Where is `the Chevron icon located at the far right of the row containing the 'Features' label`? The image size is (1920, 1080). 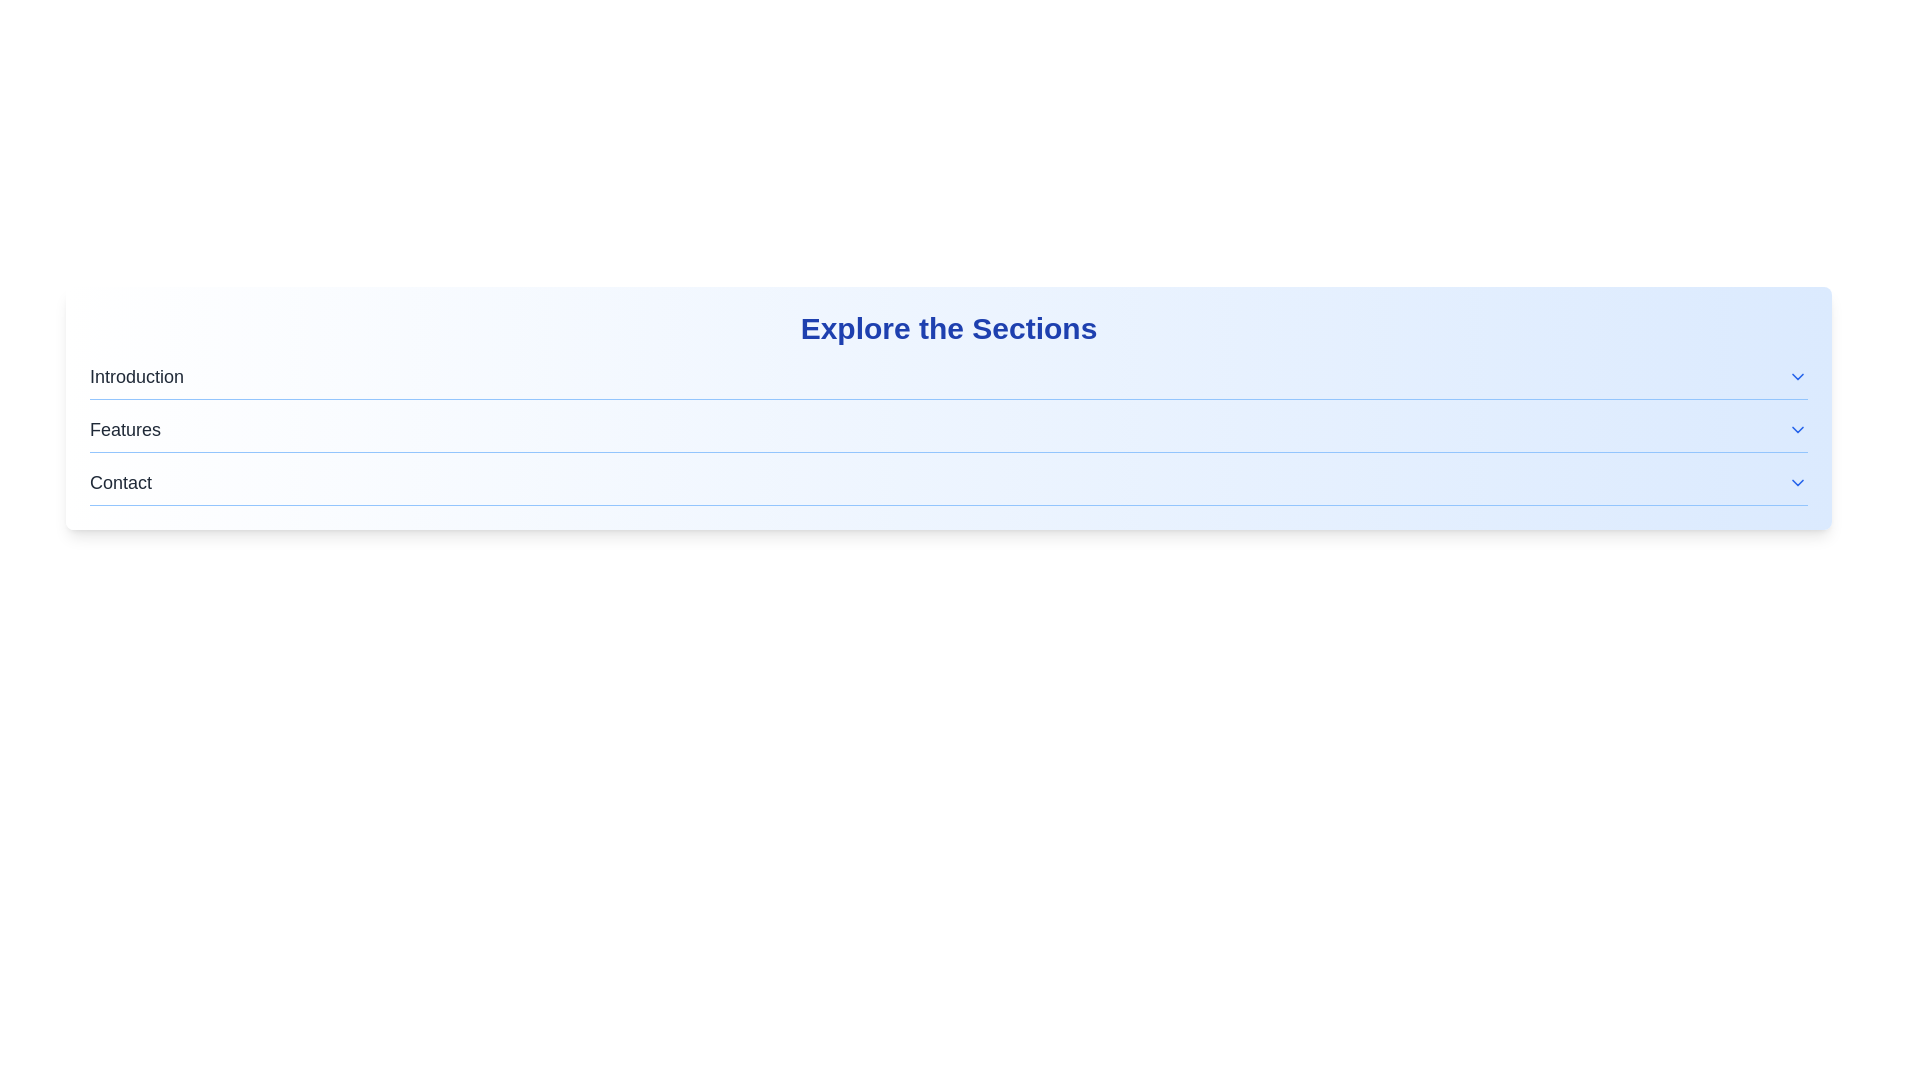 the Chevron icon located at the far right of the row containing the 'Features' label is located at coordinates (1798, 428).